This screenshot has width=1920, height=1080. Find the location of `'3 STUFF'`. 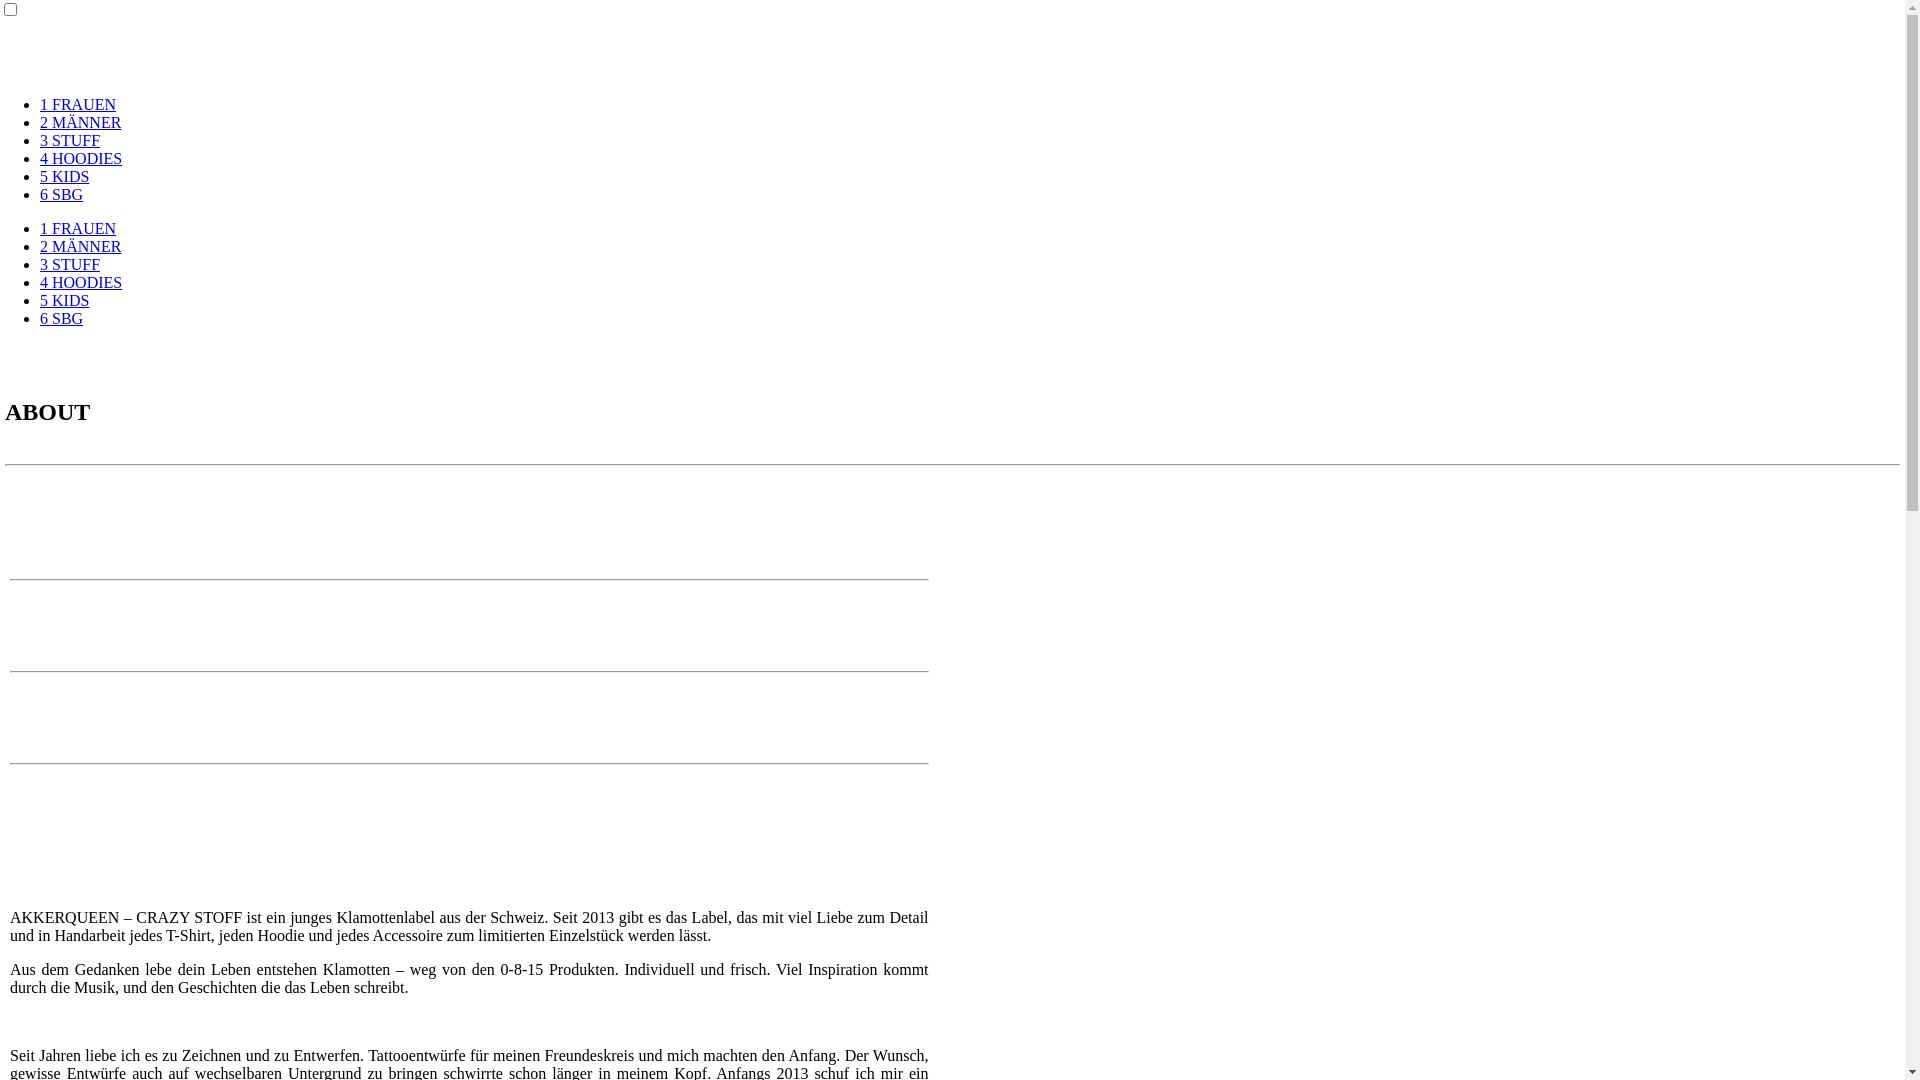

'3 STUFF' is located at coordinates (70, 139).